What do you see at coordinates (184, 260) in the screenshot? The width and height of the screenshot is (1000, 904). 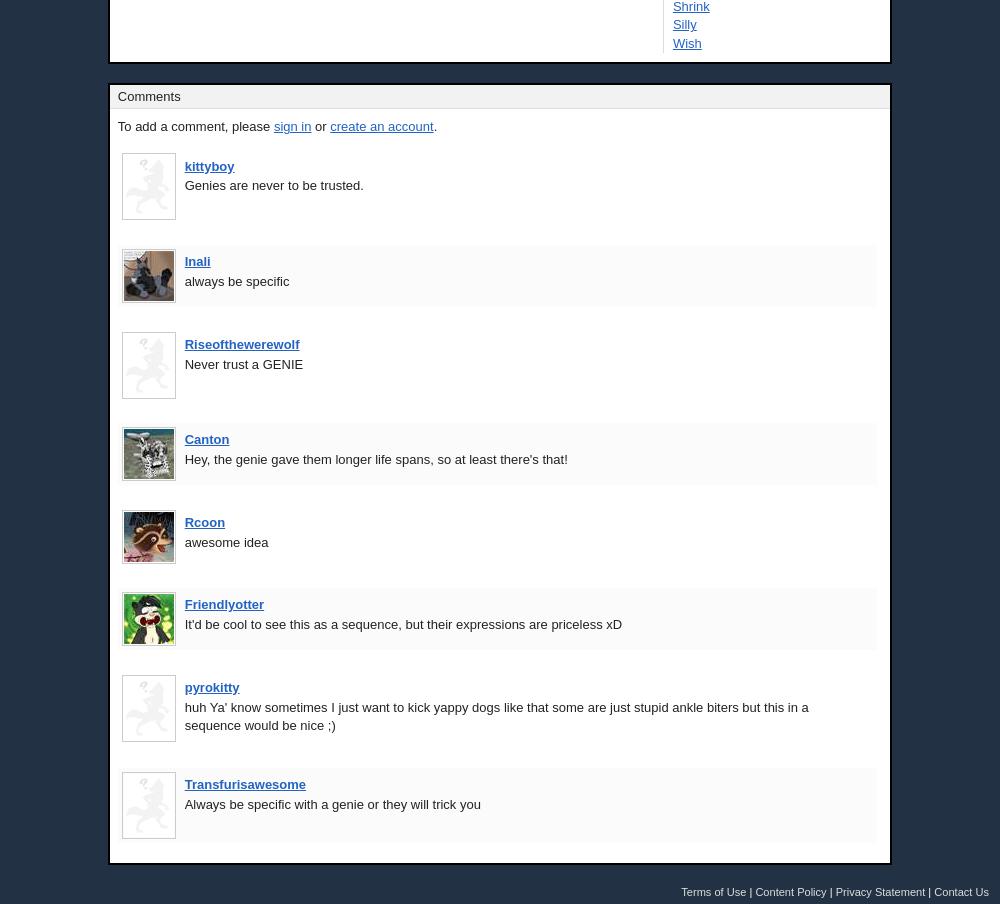 I see `'Inali'` at bounding box center [184, 260].